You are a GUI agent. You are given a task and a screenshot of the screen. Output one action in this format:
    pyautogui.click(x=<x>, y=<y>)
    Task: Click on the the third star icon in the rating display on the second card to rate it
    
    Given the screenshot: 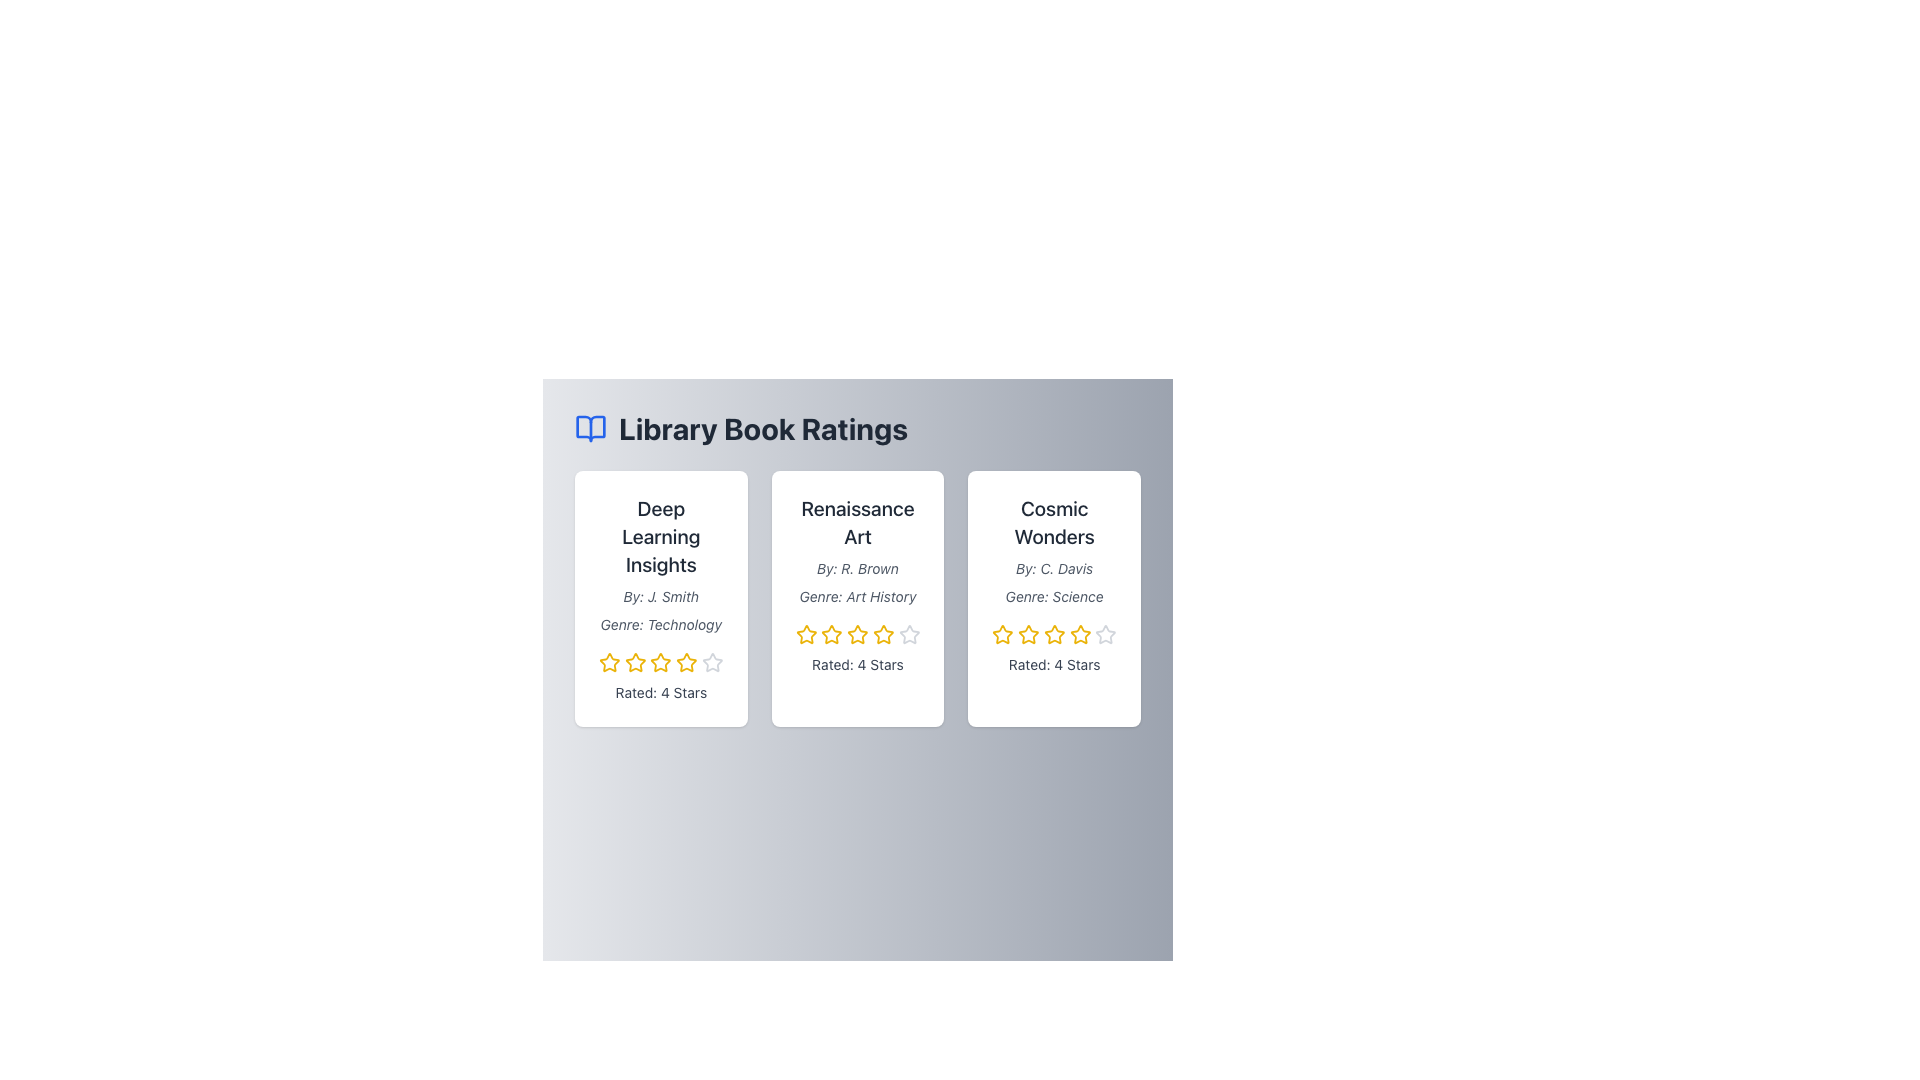 What is the action you would take?
    pyautogui.click(x=858, y=634)
    